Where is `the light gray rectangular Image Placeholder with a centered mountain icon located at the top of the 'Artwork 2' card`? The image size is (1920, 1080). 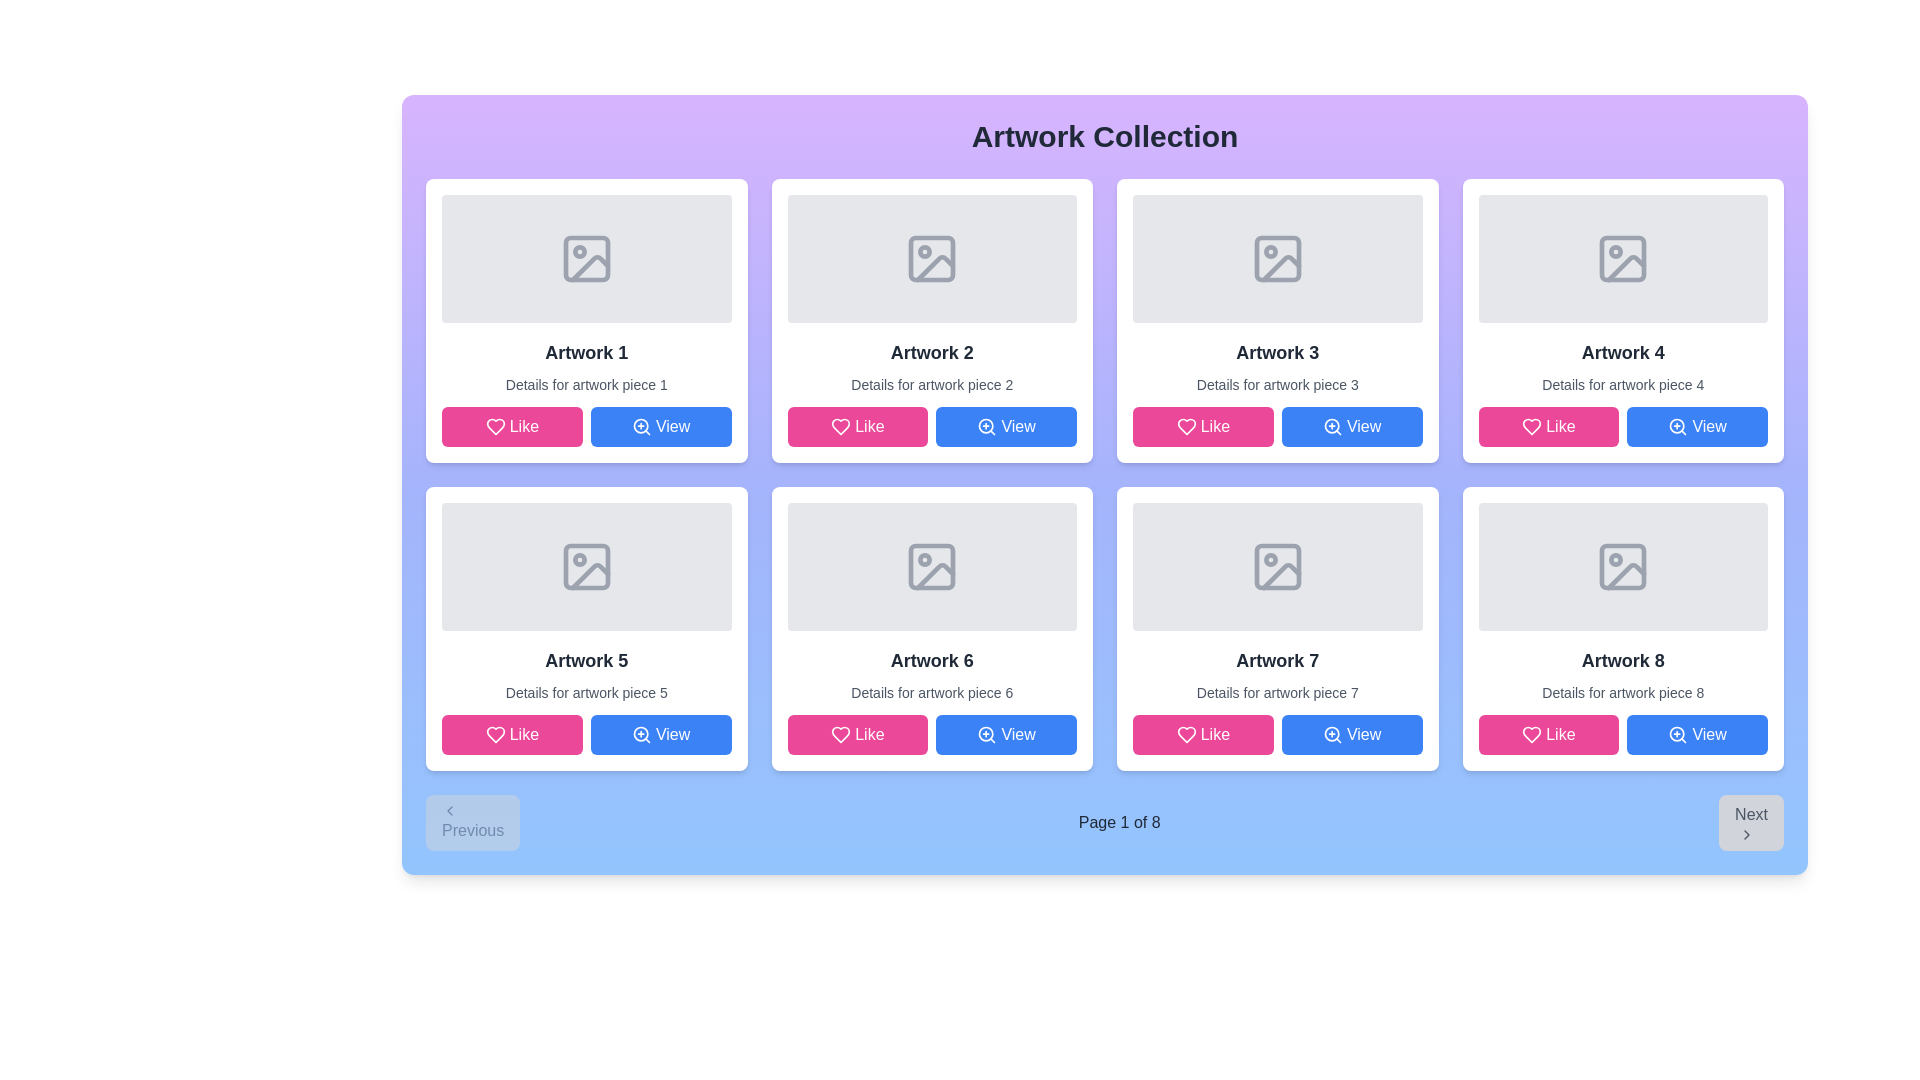 the light gray rectangular Image Placeholder with a centered mountain icon located at the top of the 'Artwork 2' card is located at coordinates (931, 257).